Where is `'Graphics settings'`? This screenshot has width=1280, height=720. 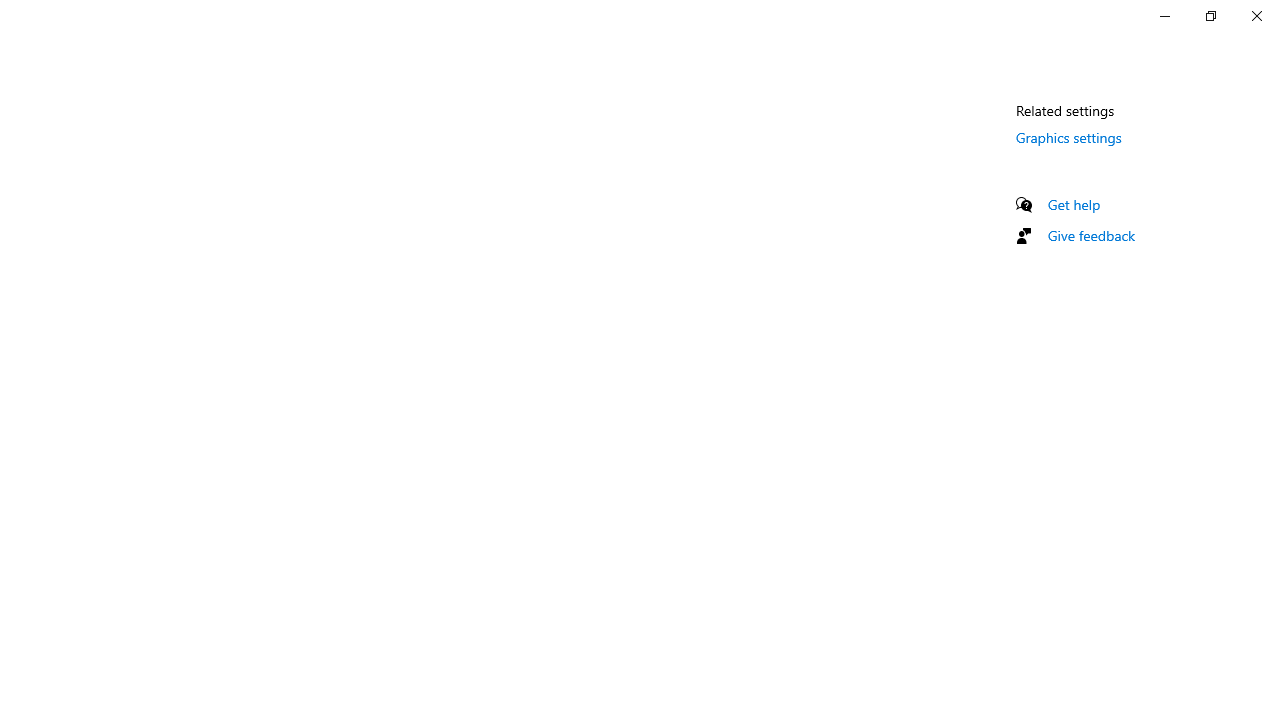 'Graphics settings' is located at coordinates (1068, 136).